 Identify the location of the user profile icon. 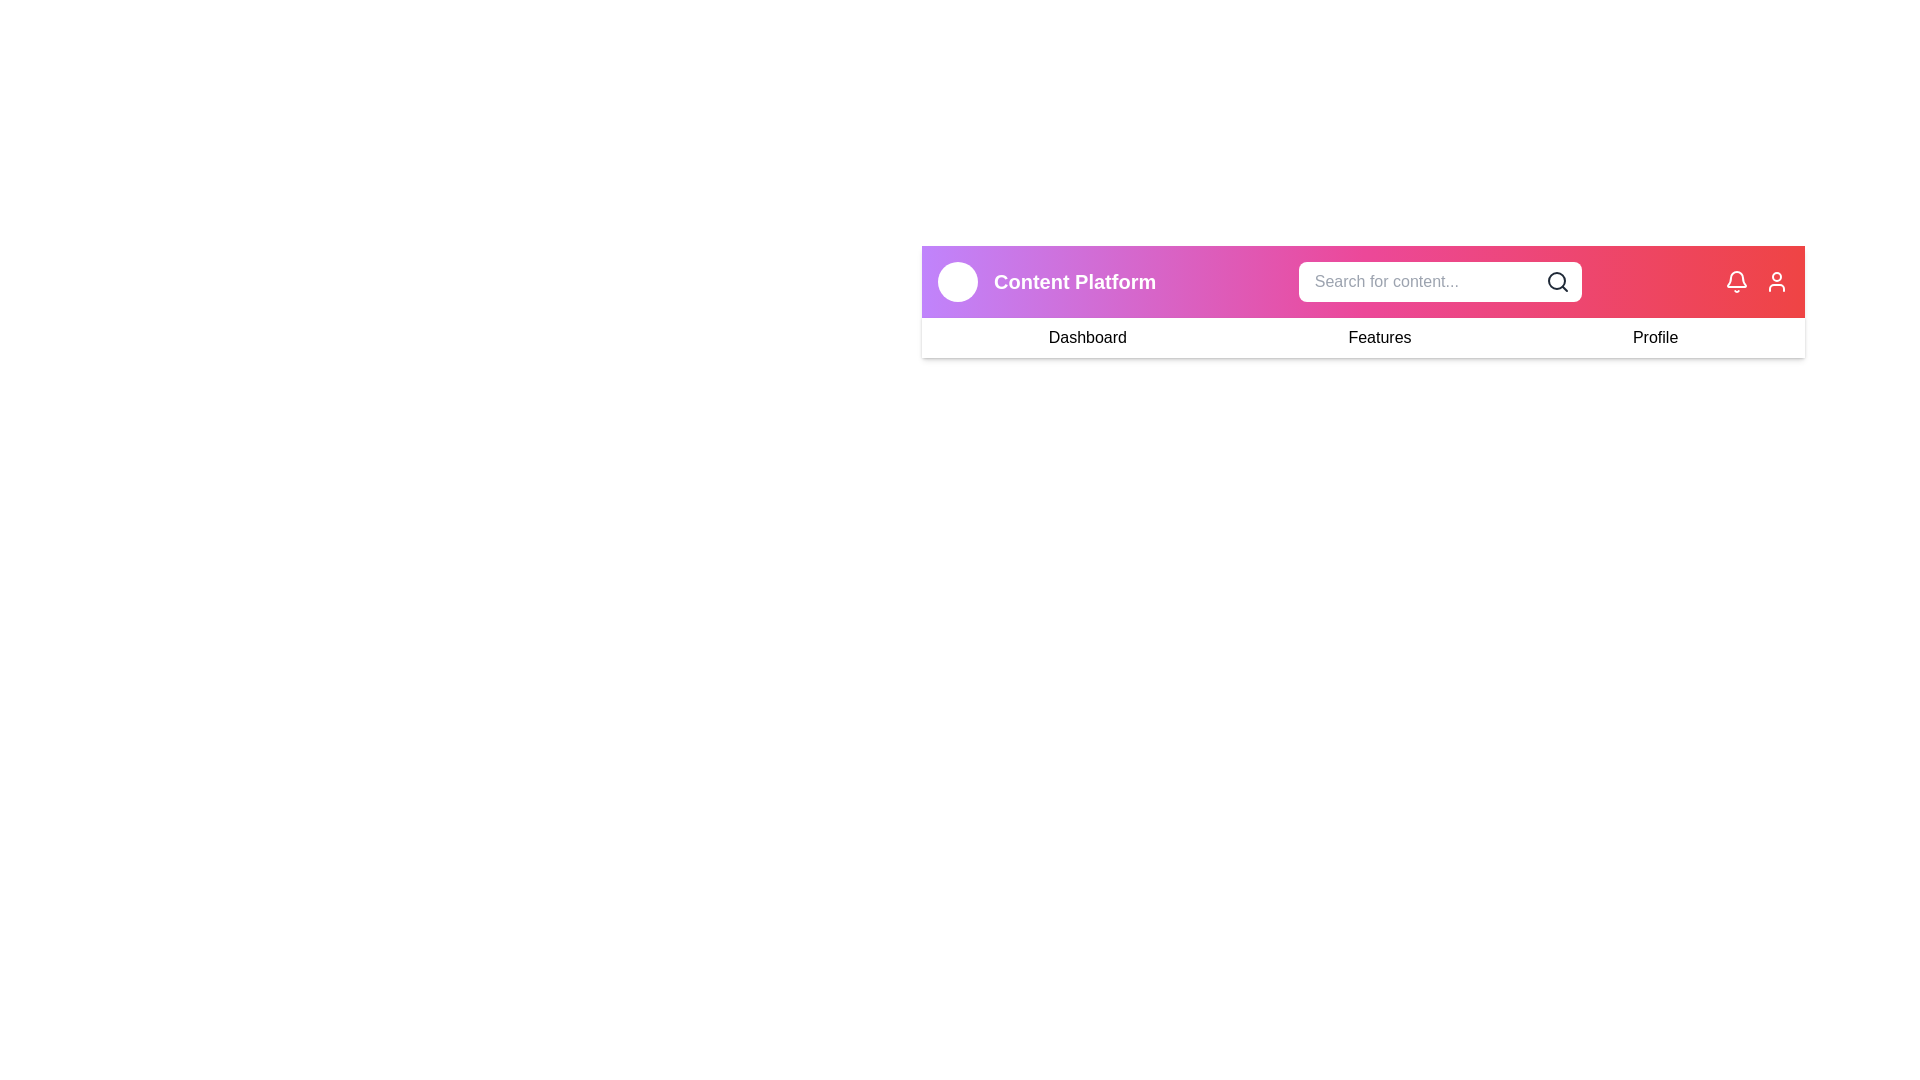
(1776, 281).